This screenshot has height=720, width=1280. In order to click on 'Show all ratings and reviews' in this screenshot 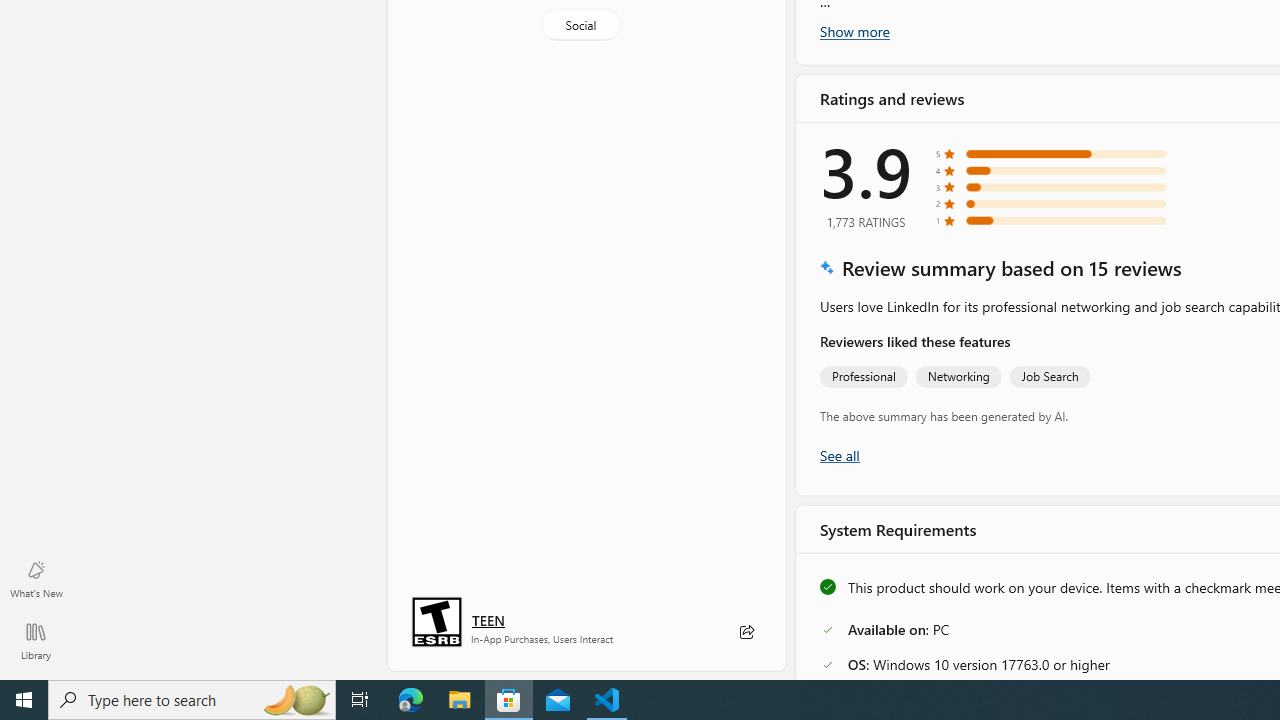, I will do `click(839, 454)`.